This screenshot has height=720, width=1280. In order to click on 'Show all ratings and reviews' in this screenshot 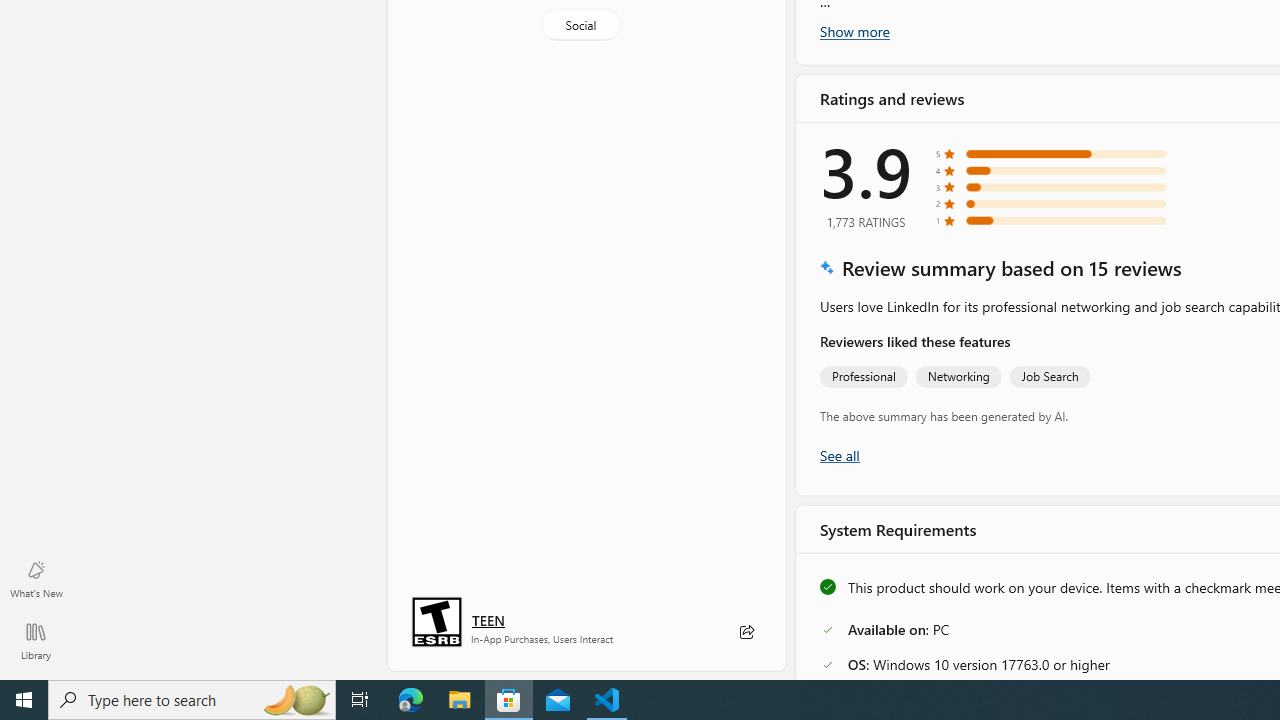, I will do `click(839, 454)`.